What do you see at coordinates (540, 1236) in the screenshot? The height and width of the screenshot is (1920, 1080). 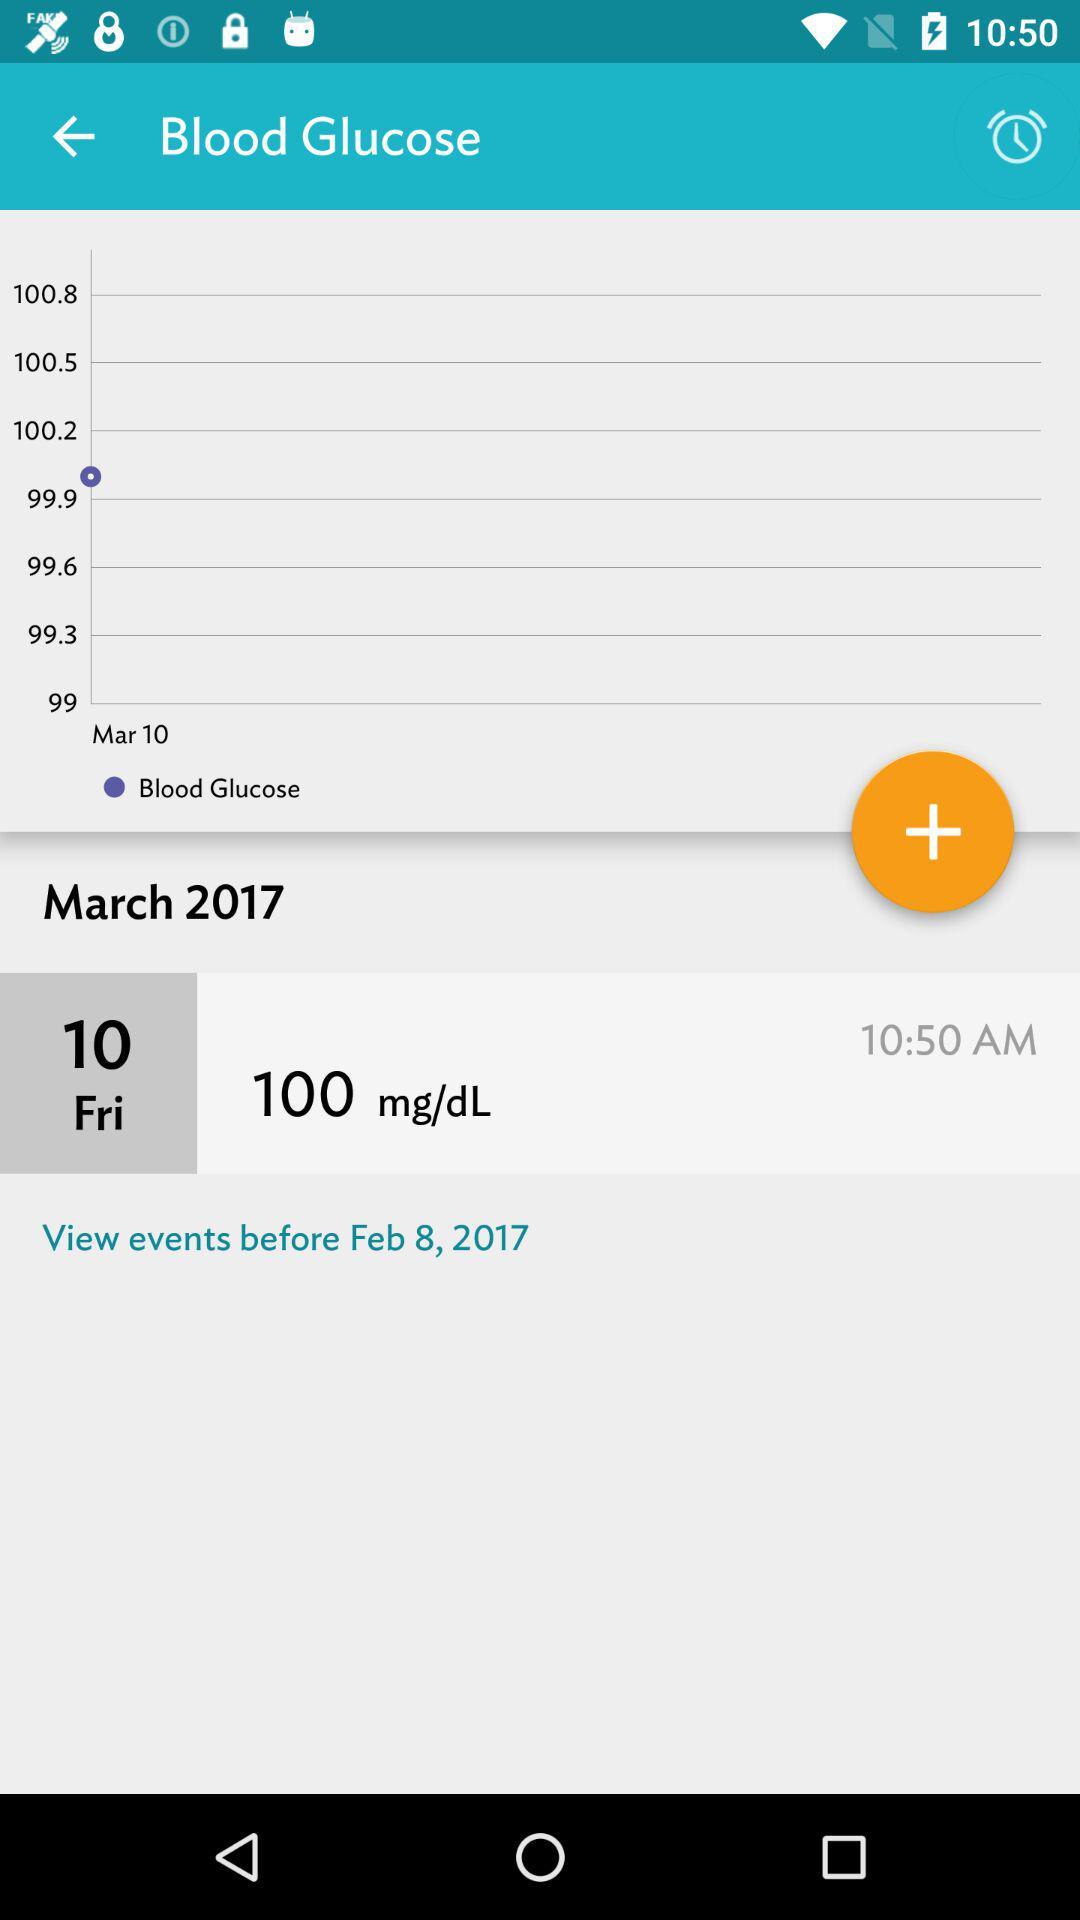 I see `the icon below the fri item` at bounding box center [540, 1236].